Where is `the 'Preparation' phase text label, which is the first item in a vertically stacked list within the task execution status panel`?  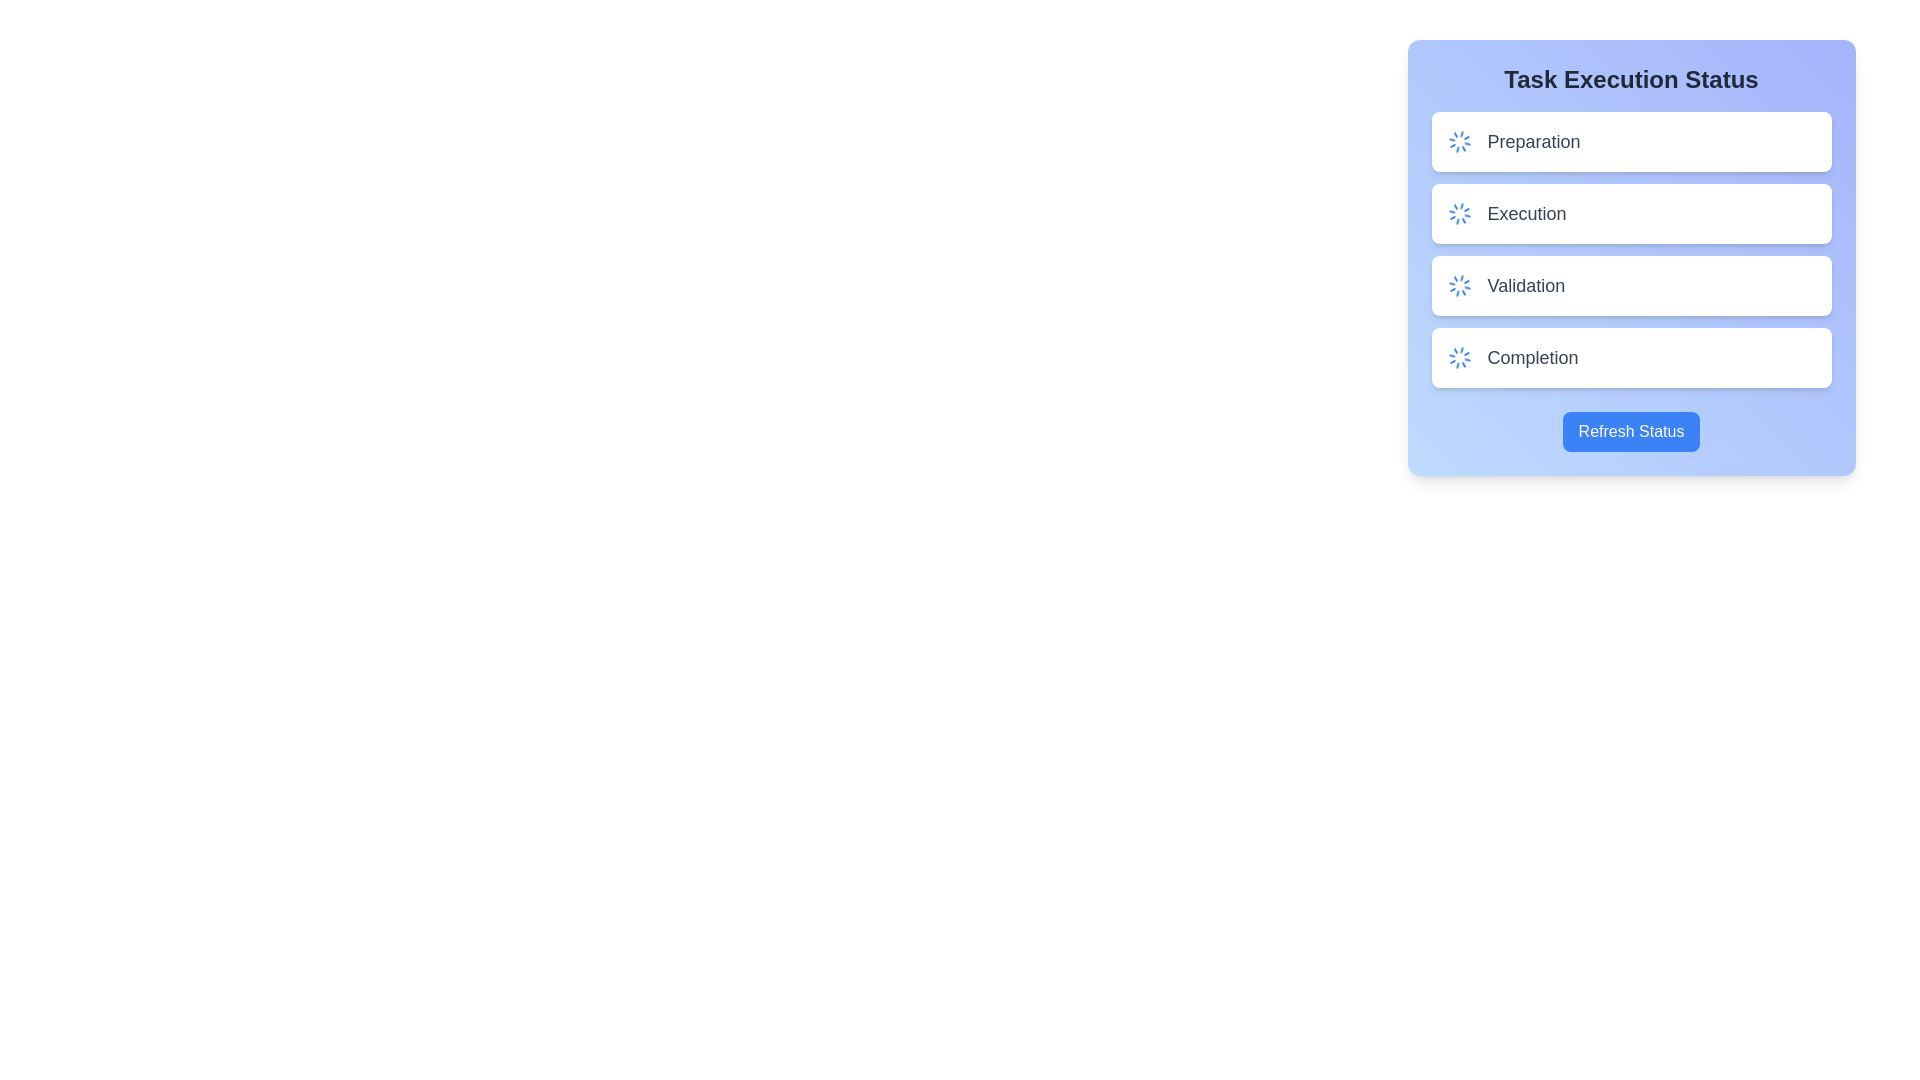 the 'Preparation' phase text label, which is the first item in a vertically stacked list within the task execution status panel is located at coordinates (1533, 141).